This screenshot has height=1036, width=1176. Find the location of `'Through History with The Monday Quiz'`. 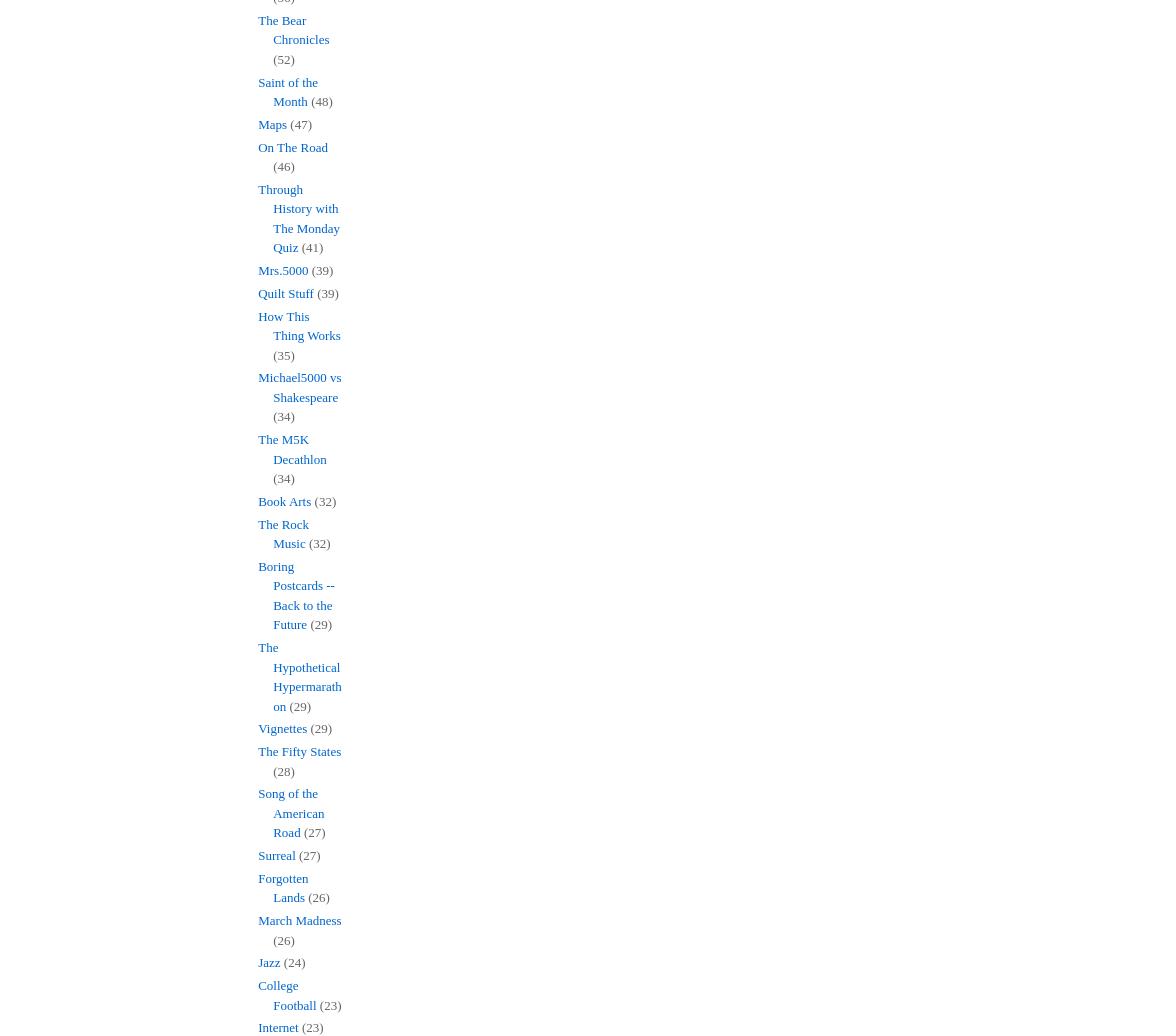

'Through History with The Monday Quiz' is located at coordinates (299, 217).